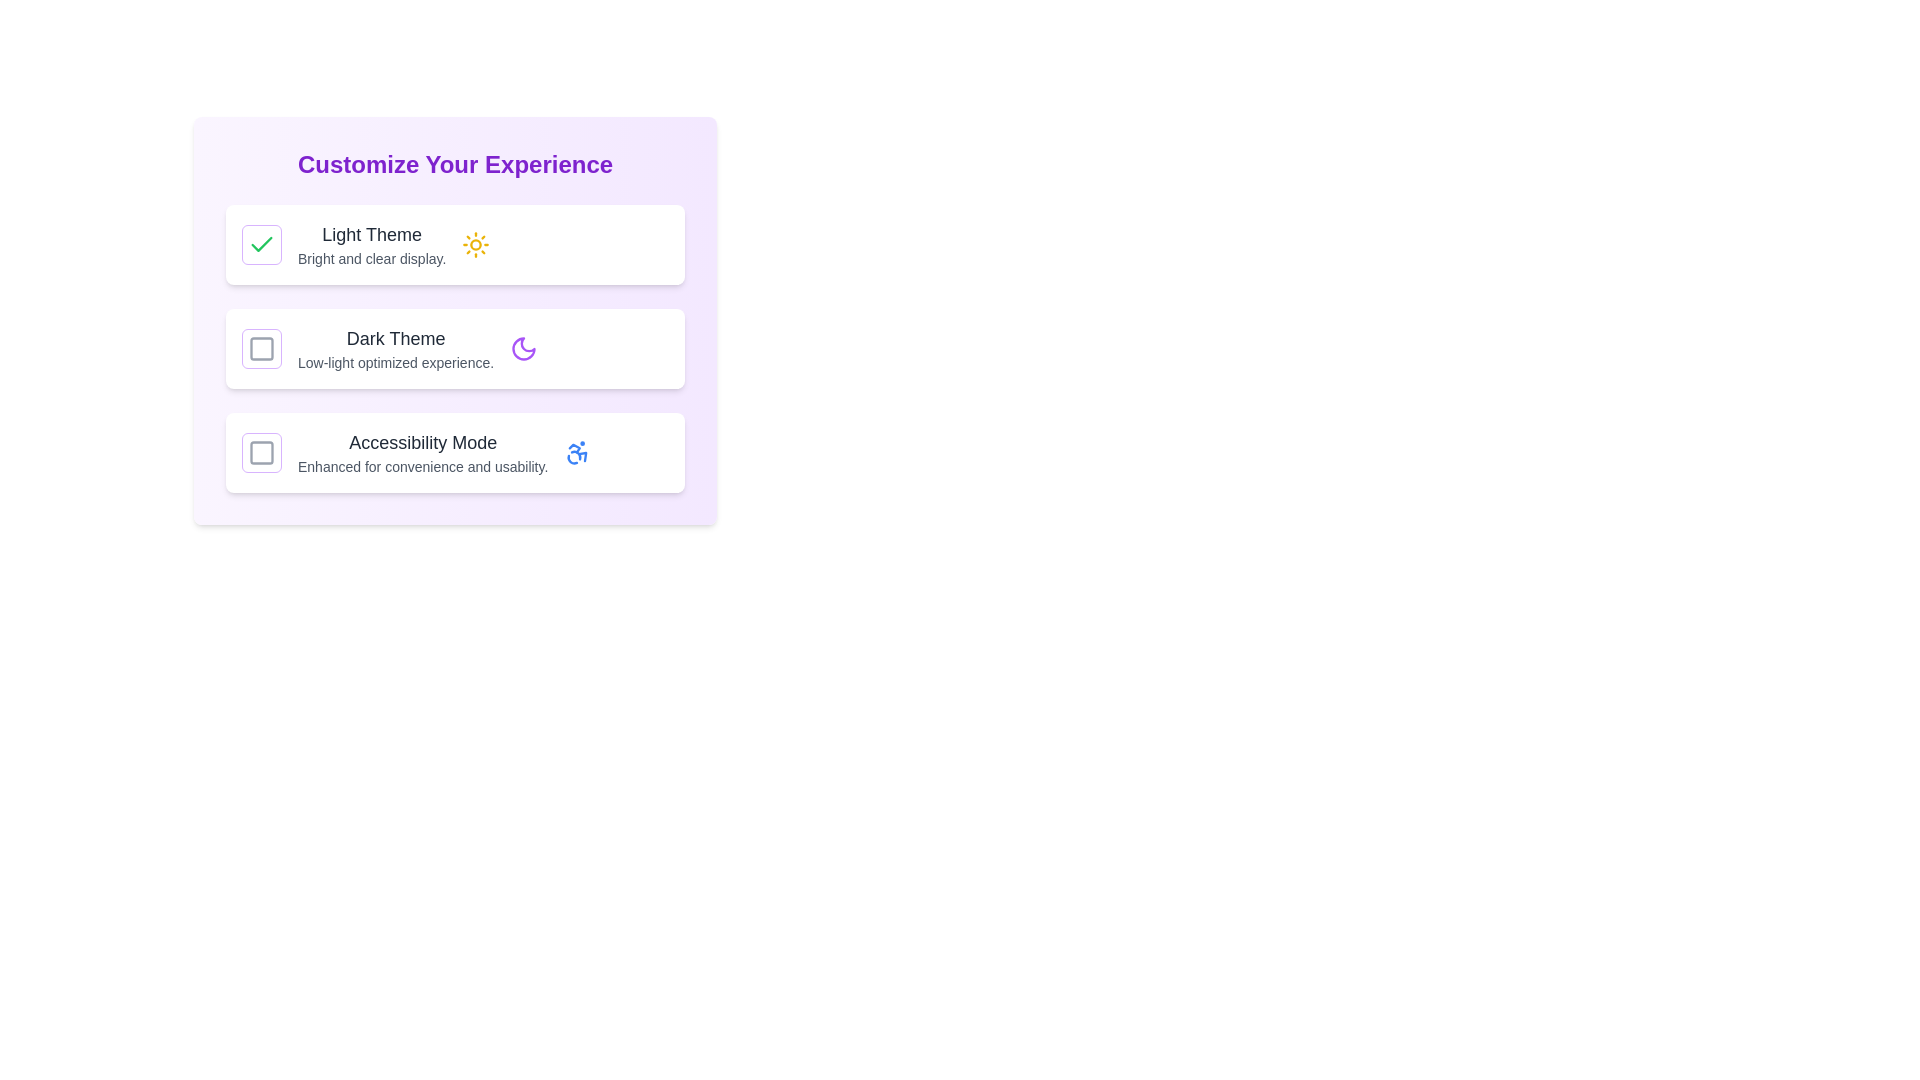 The image size is (1920, 1080). What do you see at coordinates (524, 347) in the screenshot?
I see `the decorative 'Dark Theme' icon located in the second option row of the 'Customize Your Experience' section, positioned to the right of the checkbox and text for 'Dark Theme'` at bounding box center [524, 347].